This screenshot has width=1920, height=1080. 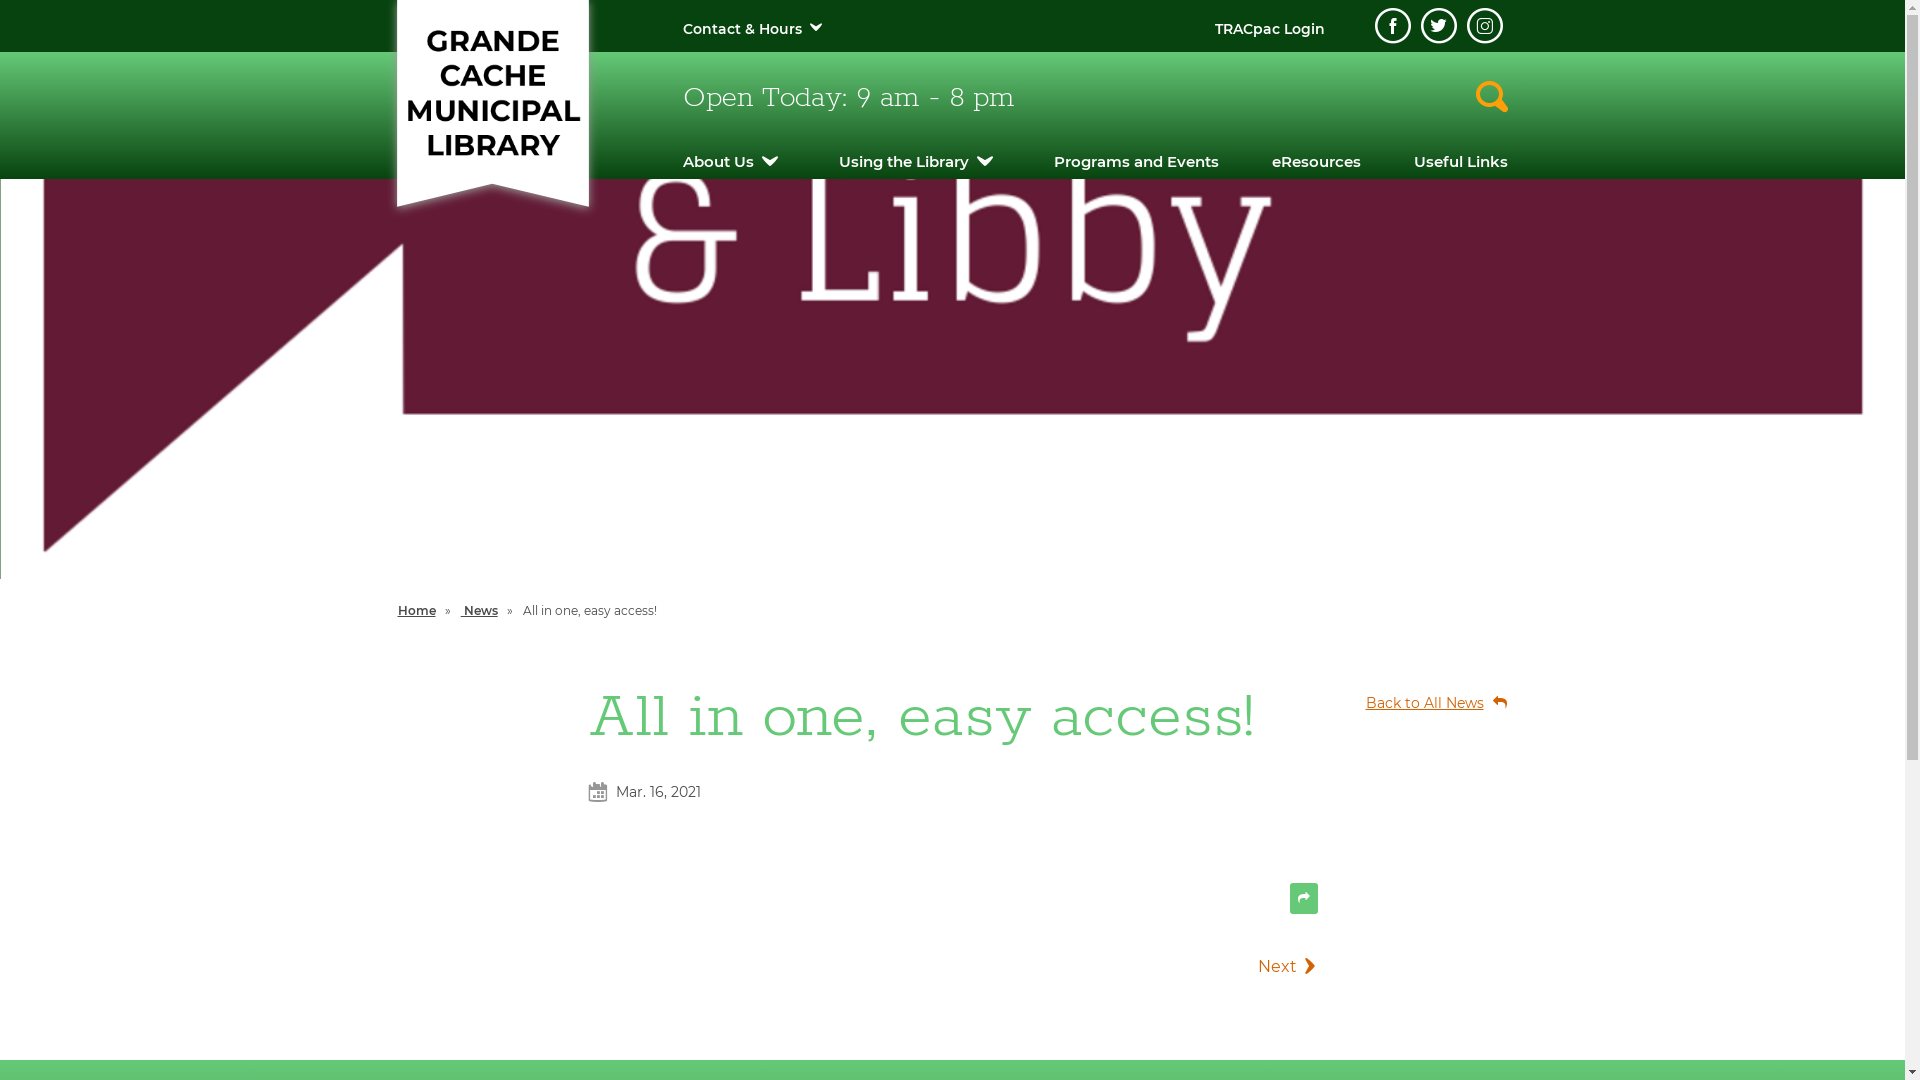 What do you see at coordinates (491, 92) in the screenshot?
I see `'Grande Cache Municipal Library'` at bounding box center [491, 92].